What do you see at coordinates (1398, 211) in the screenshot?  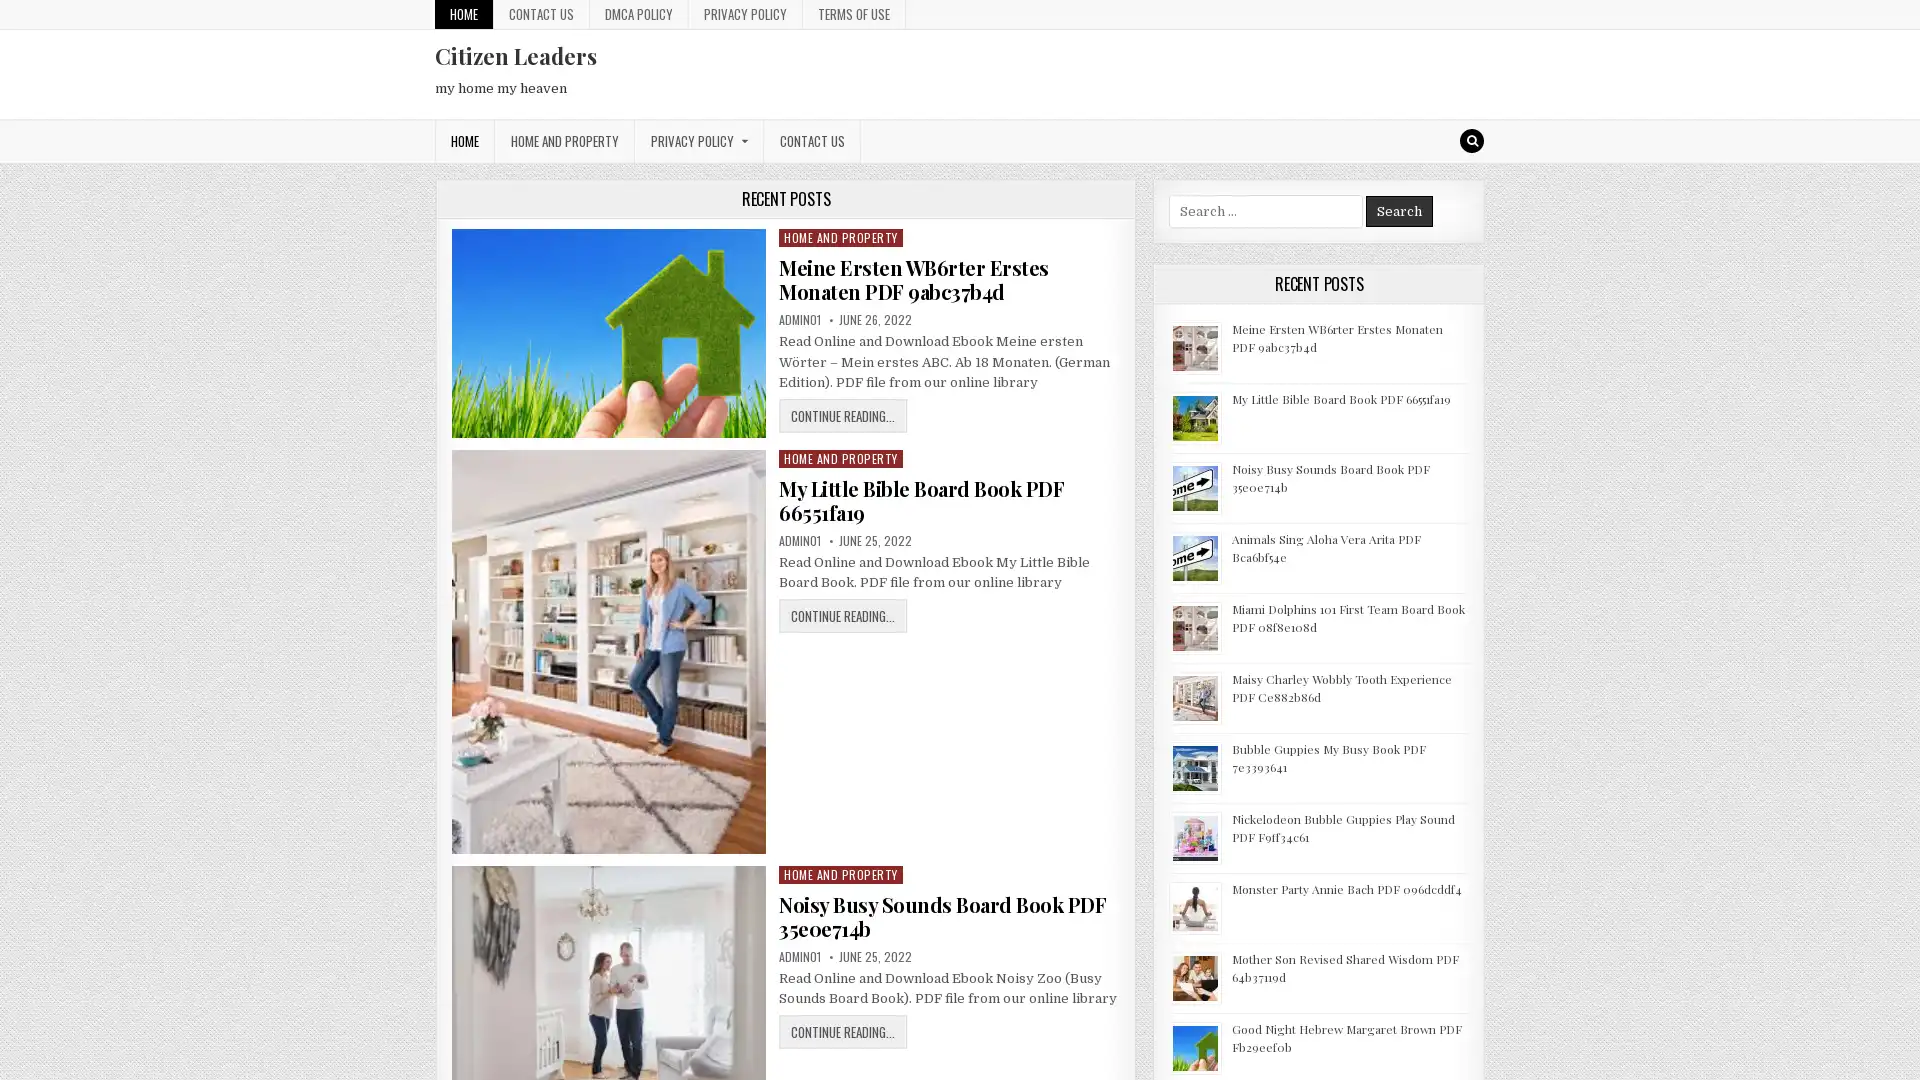 I see `Search` at bounding box center [1398, 211].